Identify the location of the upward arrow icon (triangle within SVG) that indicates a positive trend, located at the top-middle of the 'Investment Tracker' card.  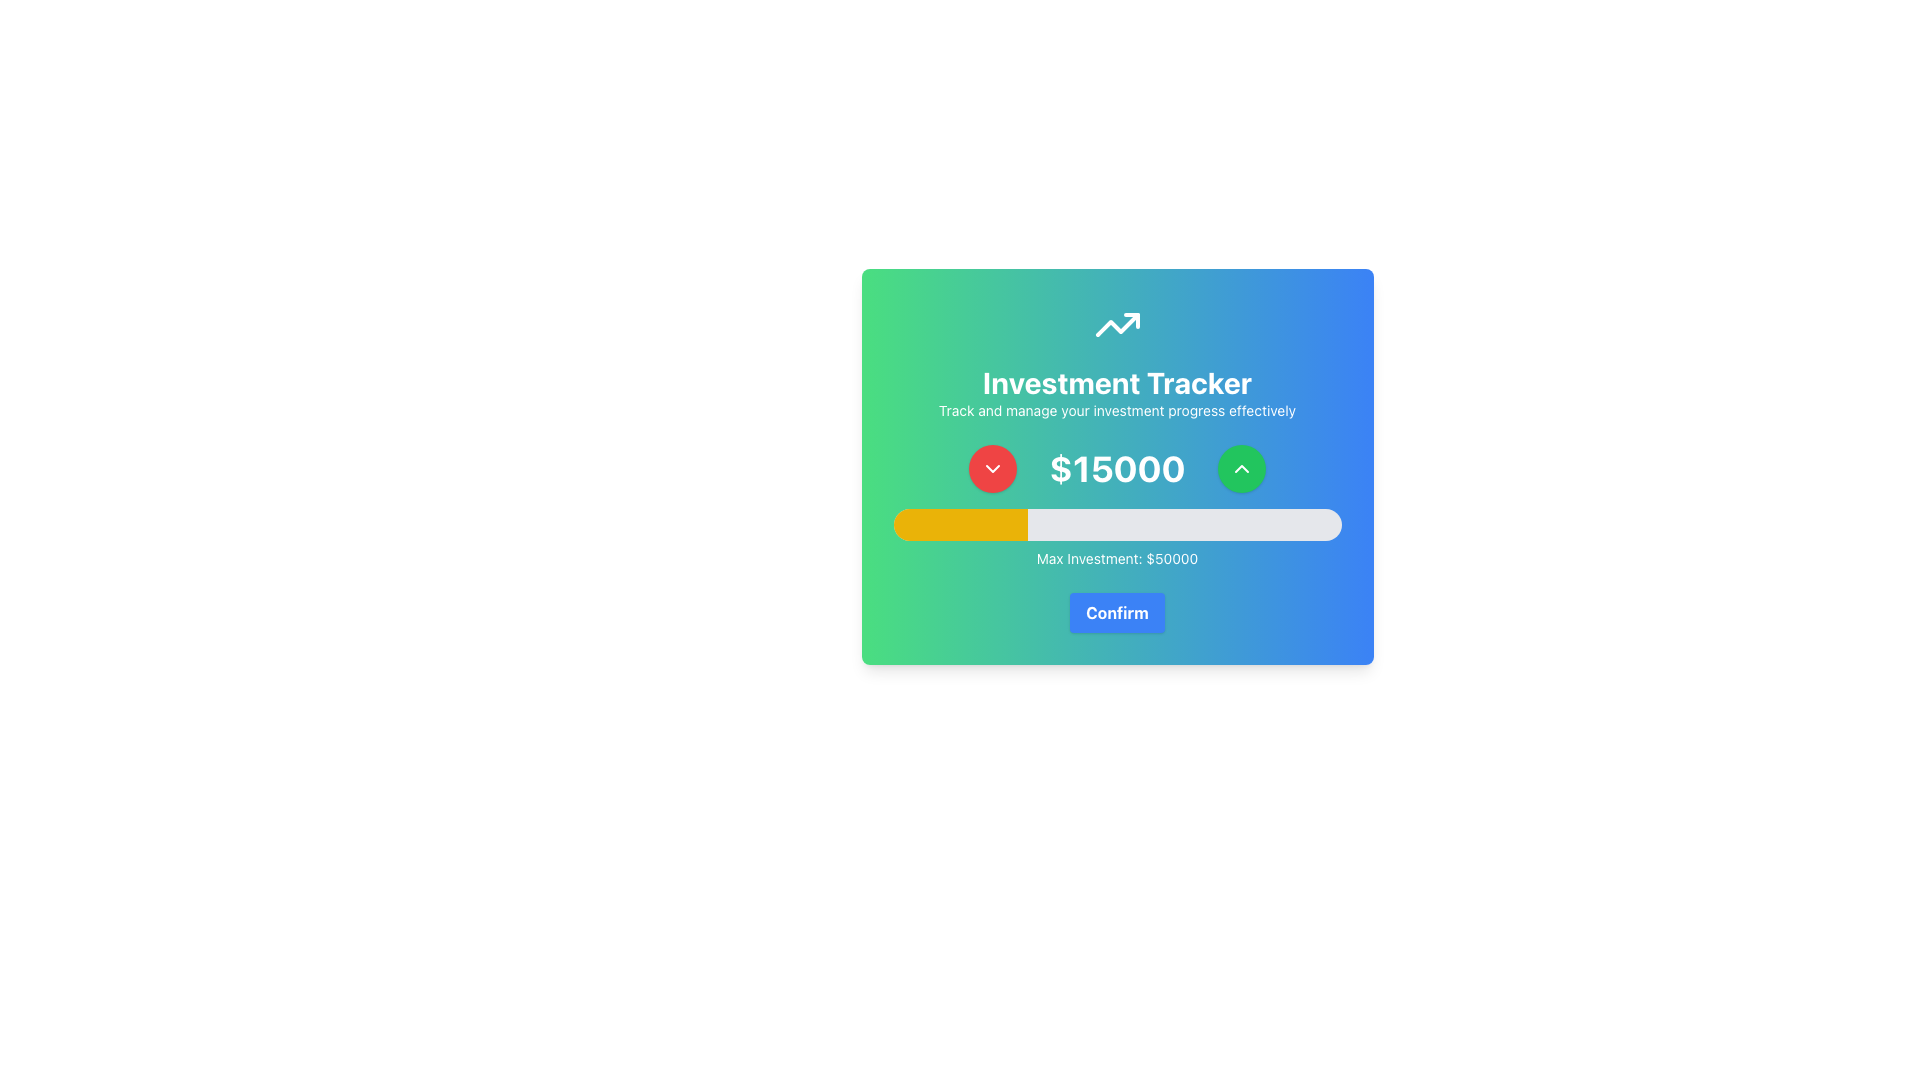
(1131, 319).